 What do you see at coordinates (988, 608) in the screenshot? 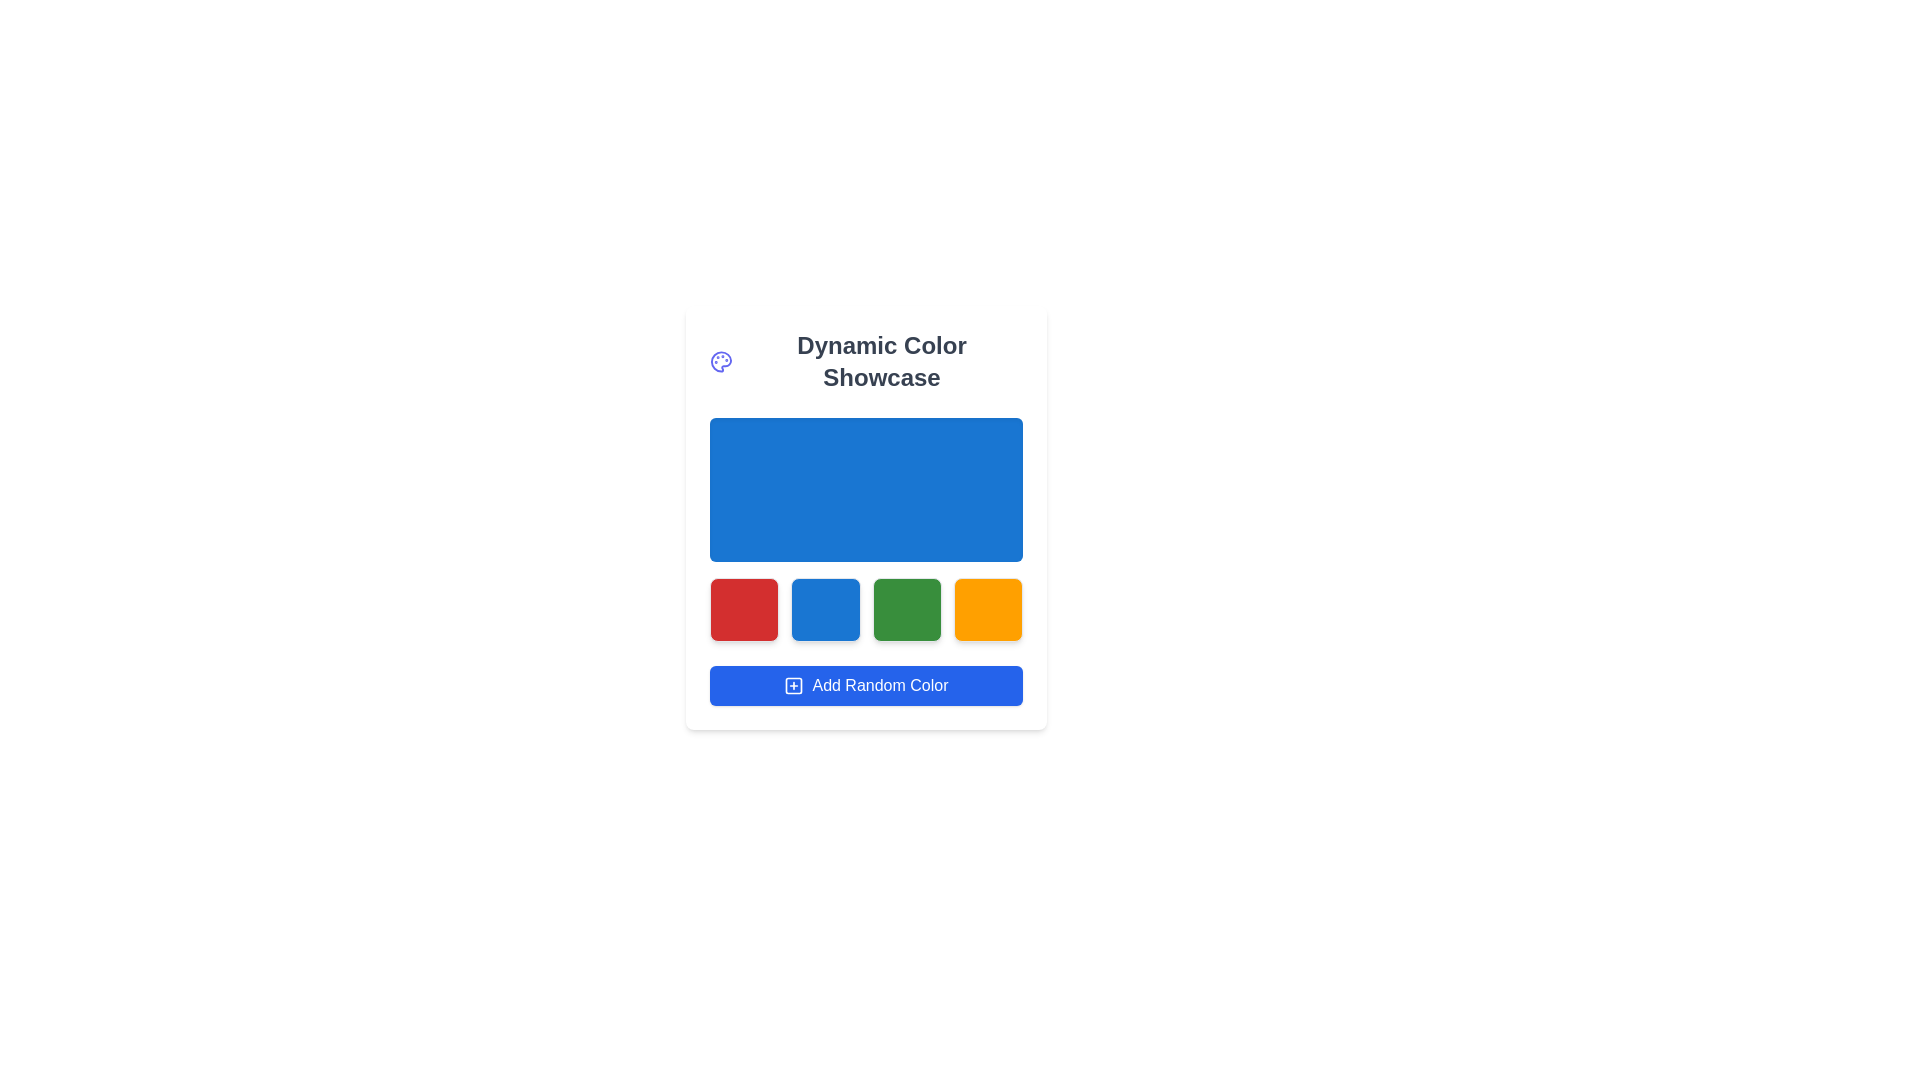
I see `the fourth square in the Dynamic Color Showcase section, which has a bright orange background color` at bounding box center [988, 608].